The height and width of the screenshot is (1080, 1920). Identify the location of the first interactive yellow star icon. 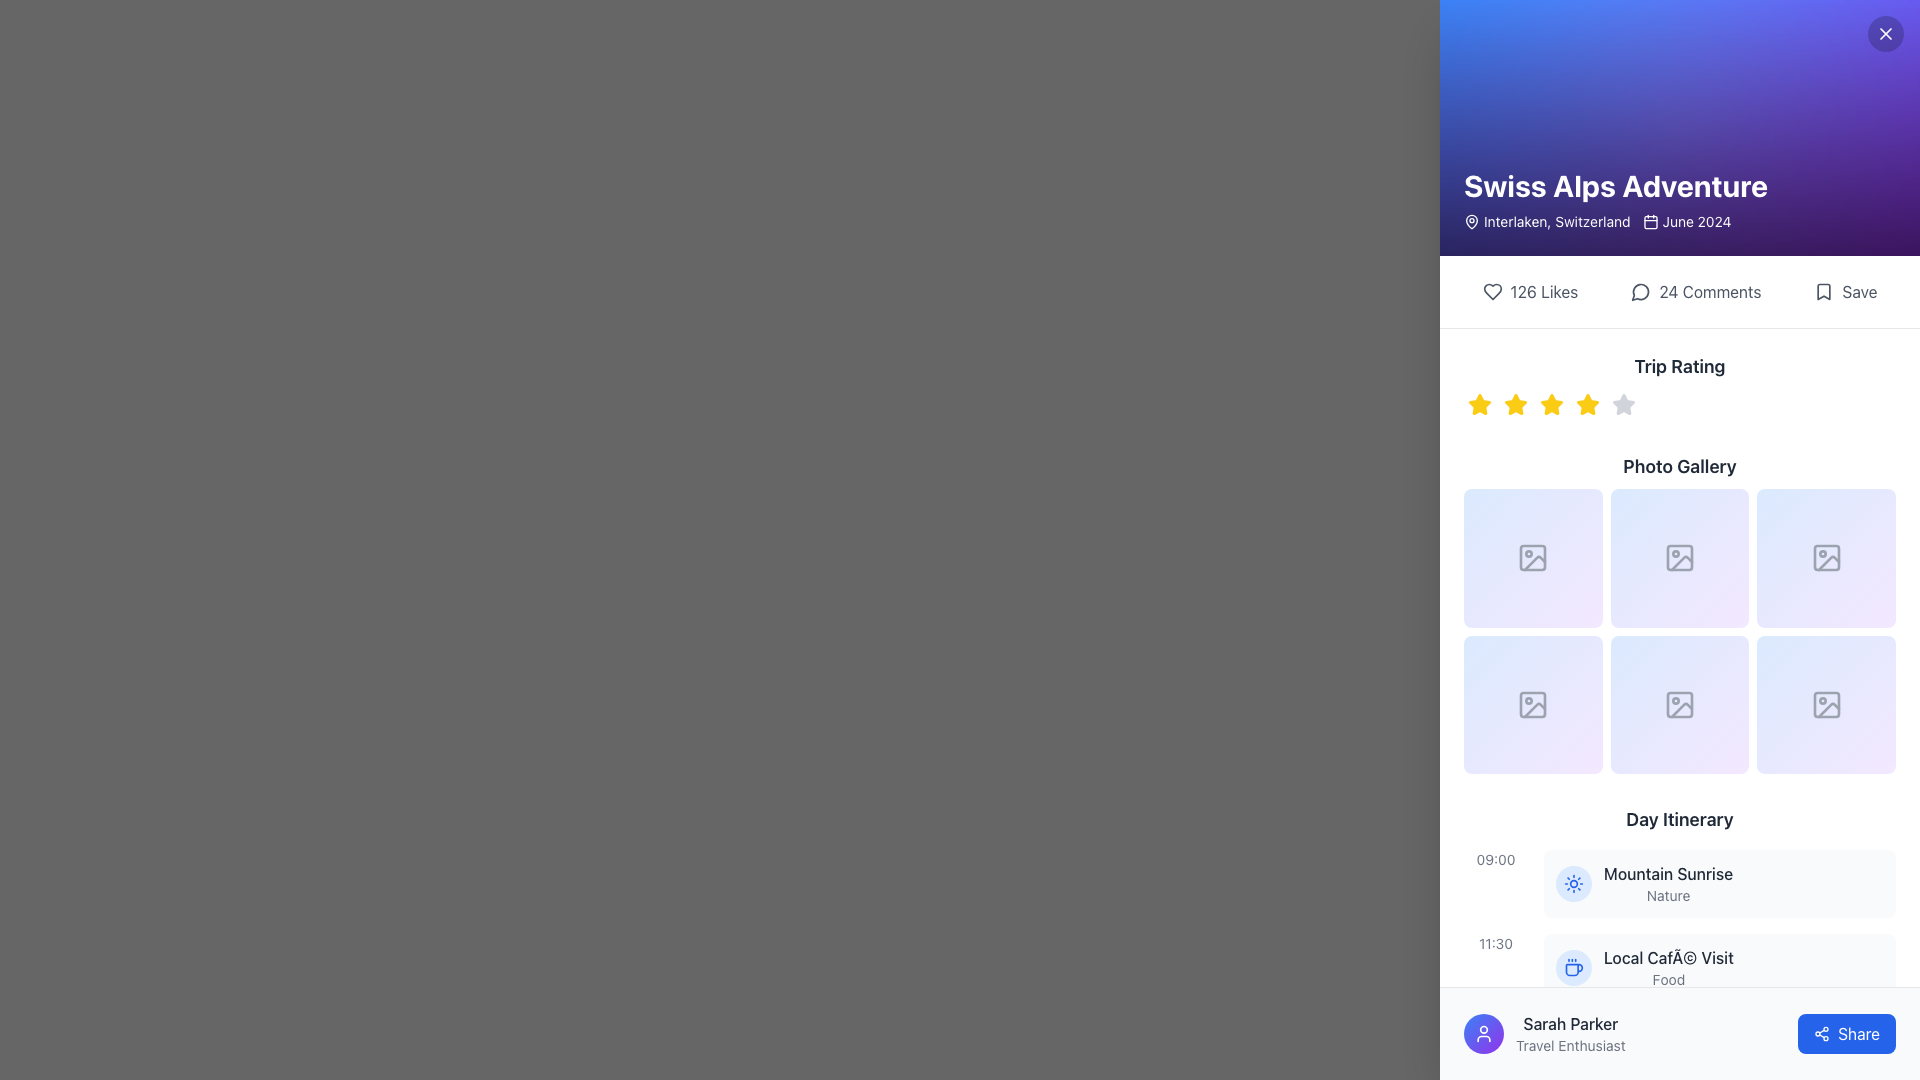
(1479, 405).